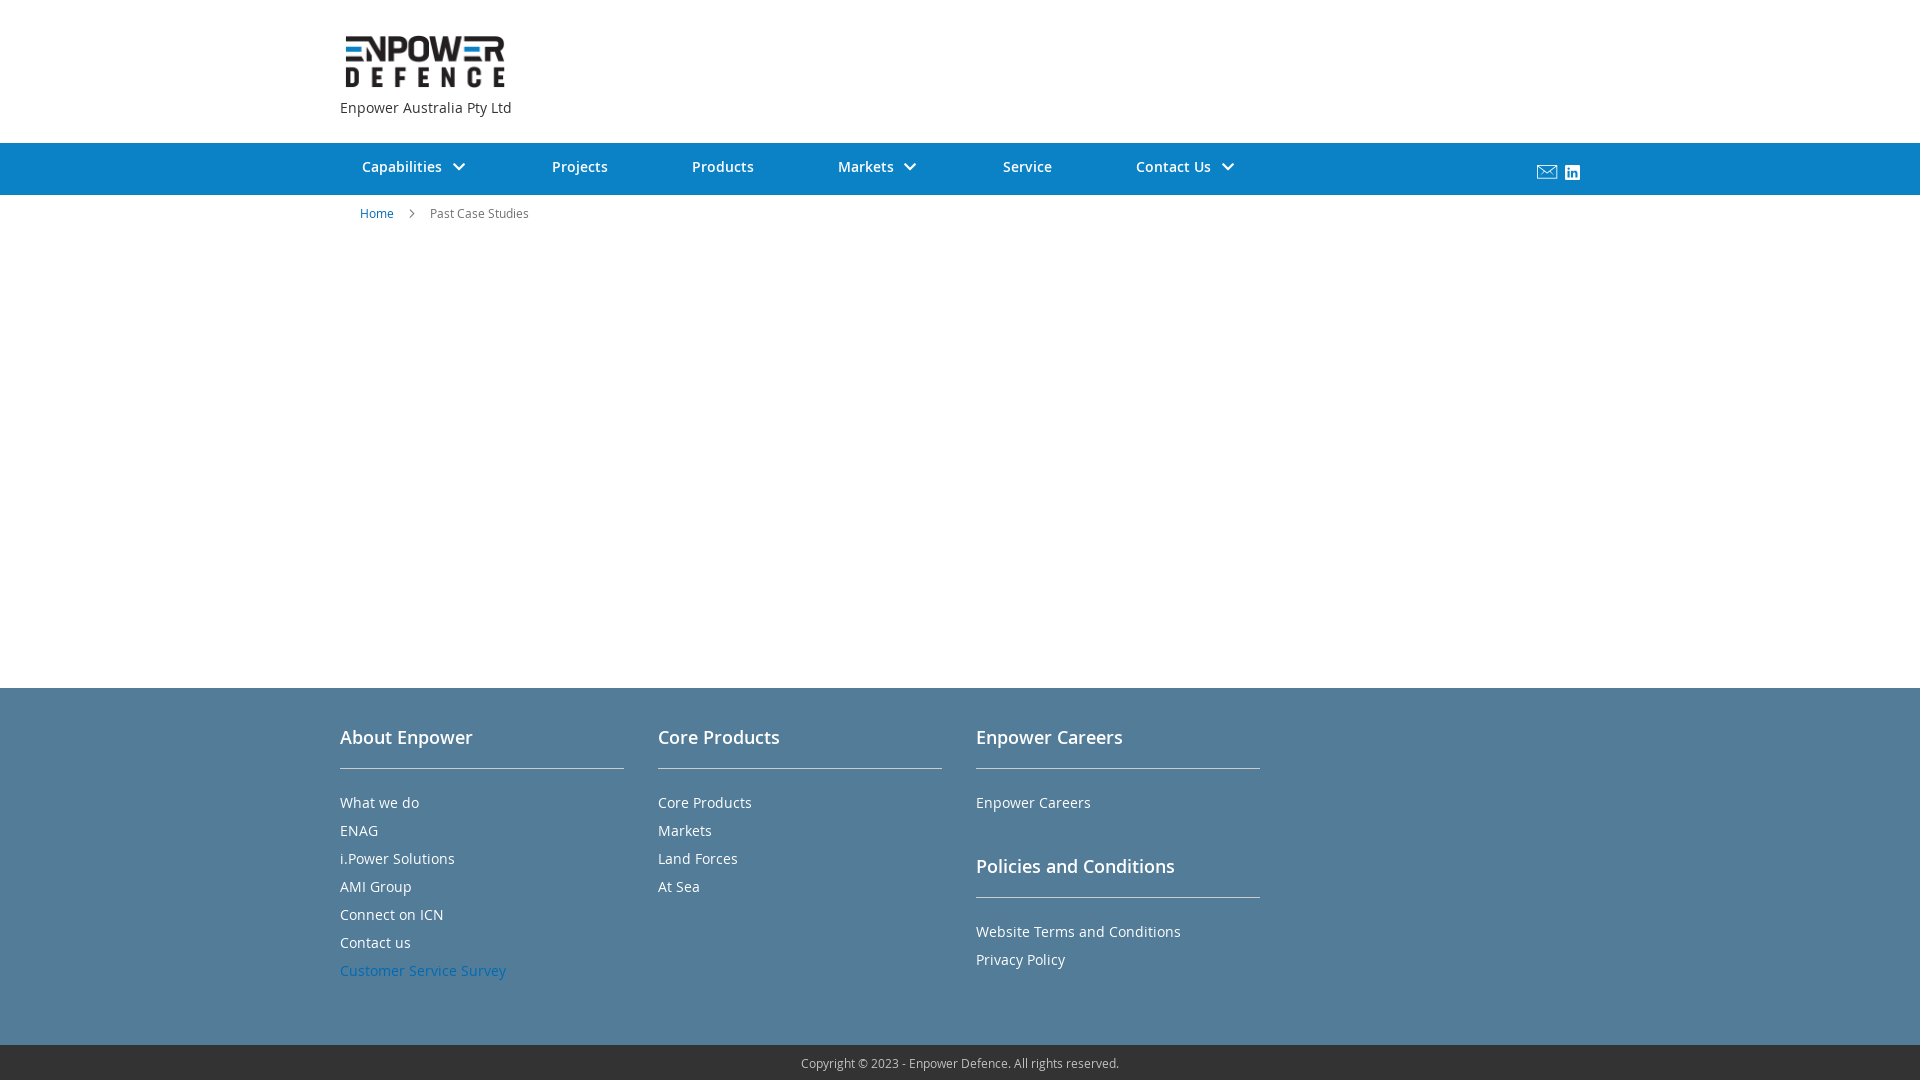 This screenshot has height=1080, width=1920. What do you see at coordinates (340, 914) in the screenshot?
I see `'Connect on ICN'` at bounding box center [340, 914].